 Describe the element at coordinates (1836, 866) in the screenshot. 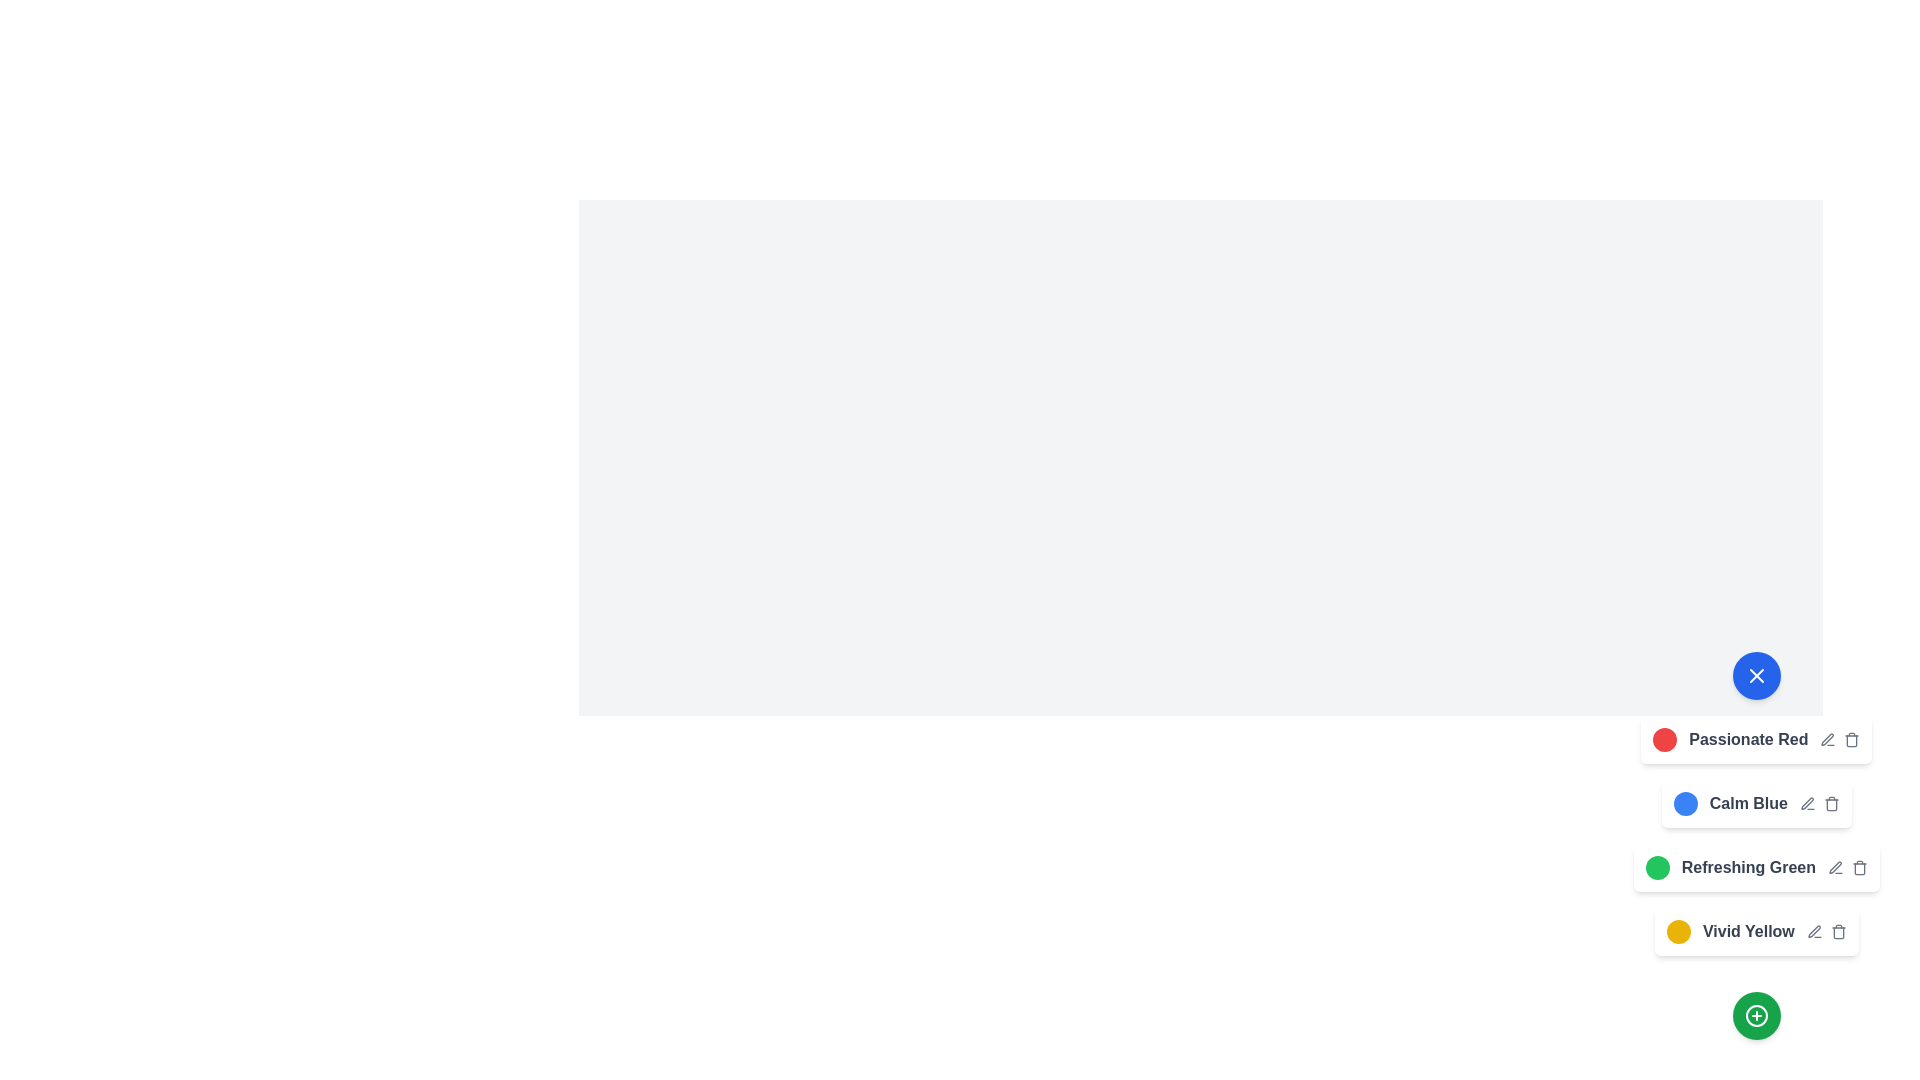

I see `edit button next to the color theme named Refreshing Green` at that location.